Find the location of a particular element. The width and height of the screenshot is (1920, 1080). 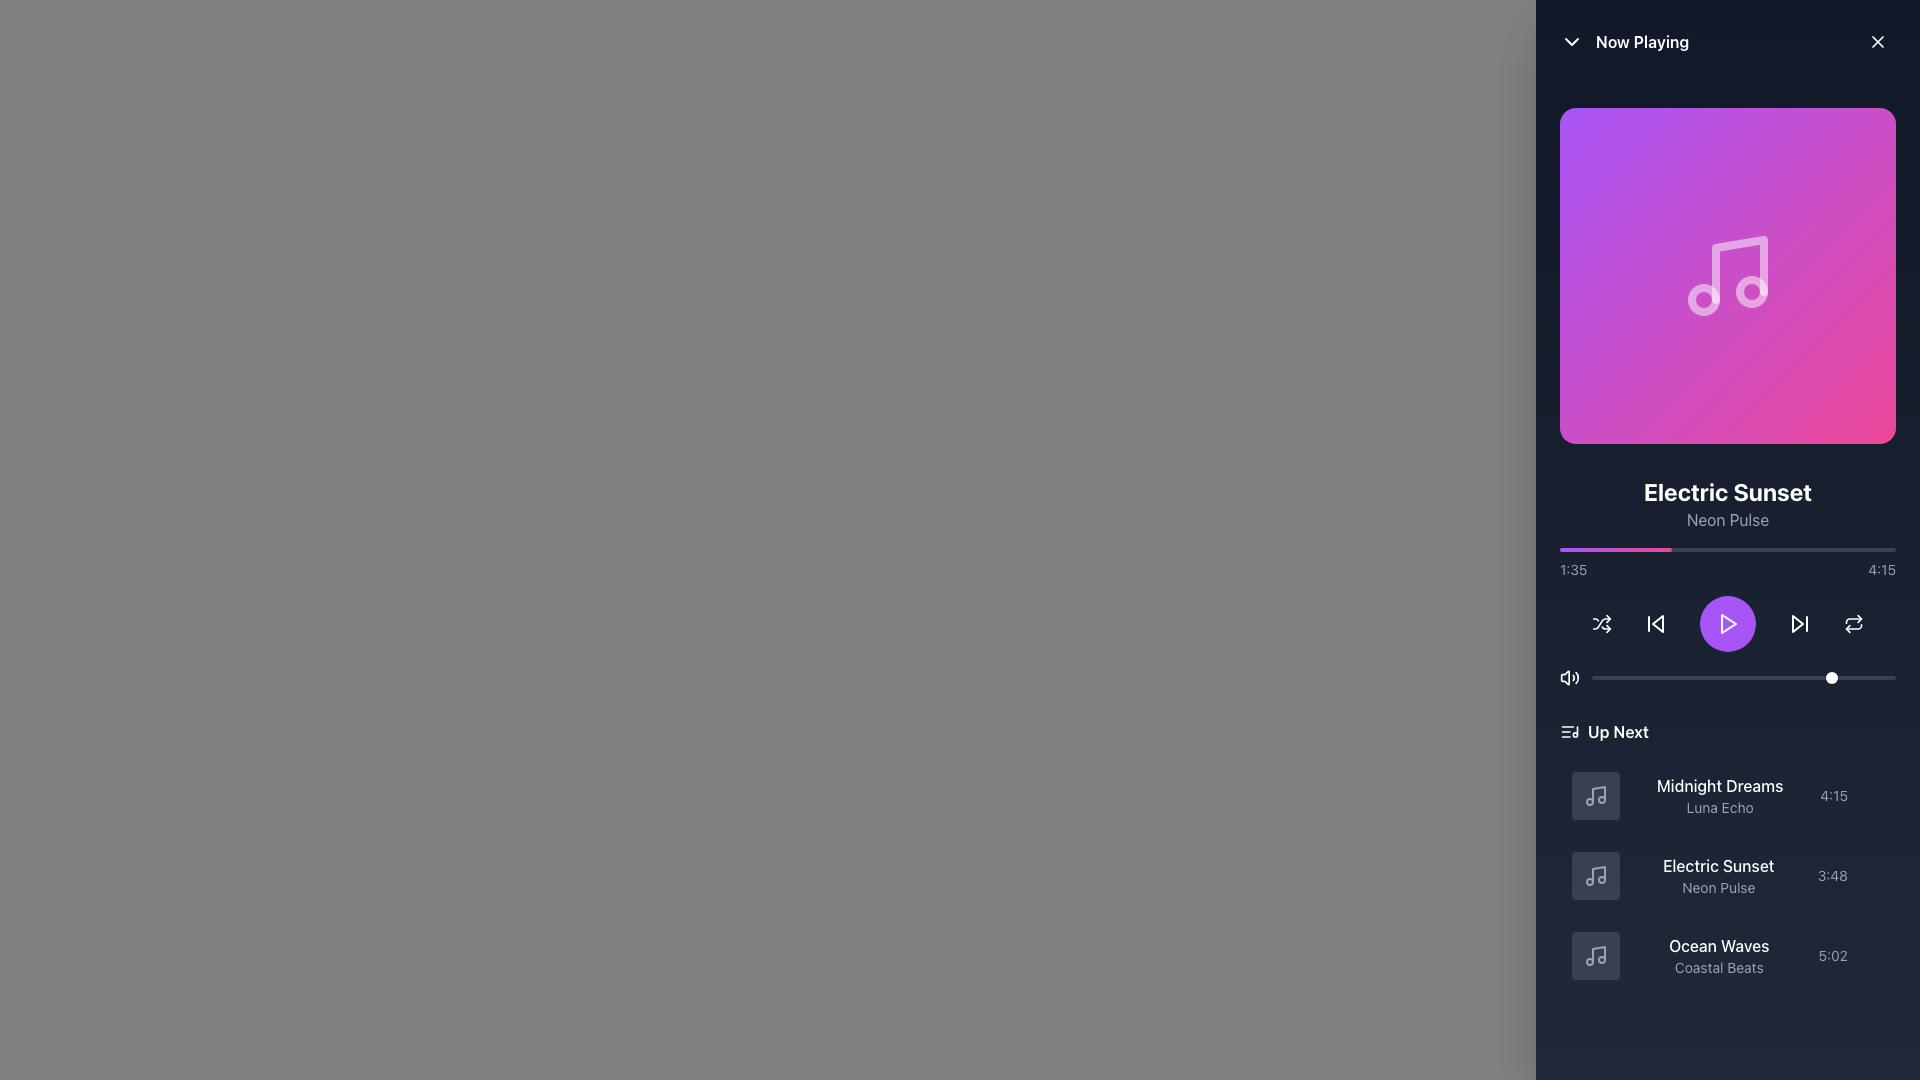

the first icon in the row of control buttons below the progress bar is located at coordinates (1602, 623).